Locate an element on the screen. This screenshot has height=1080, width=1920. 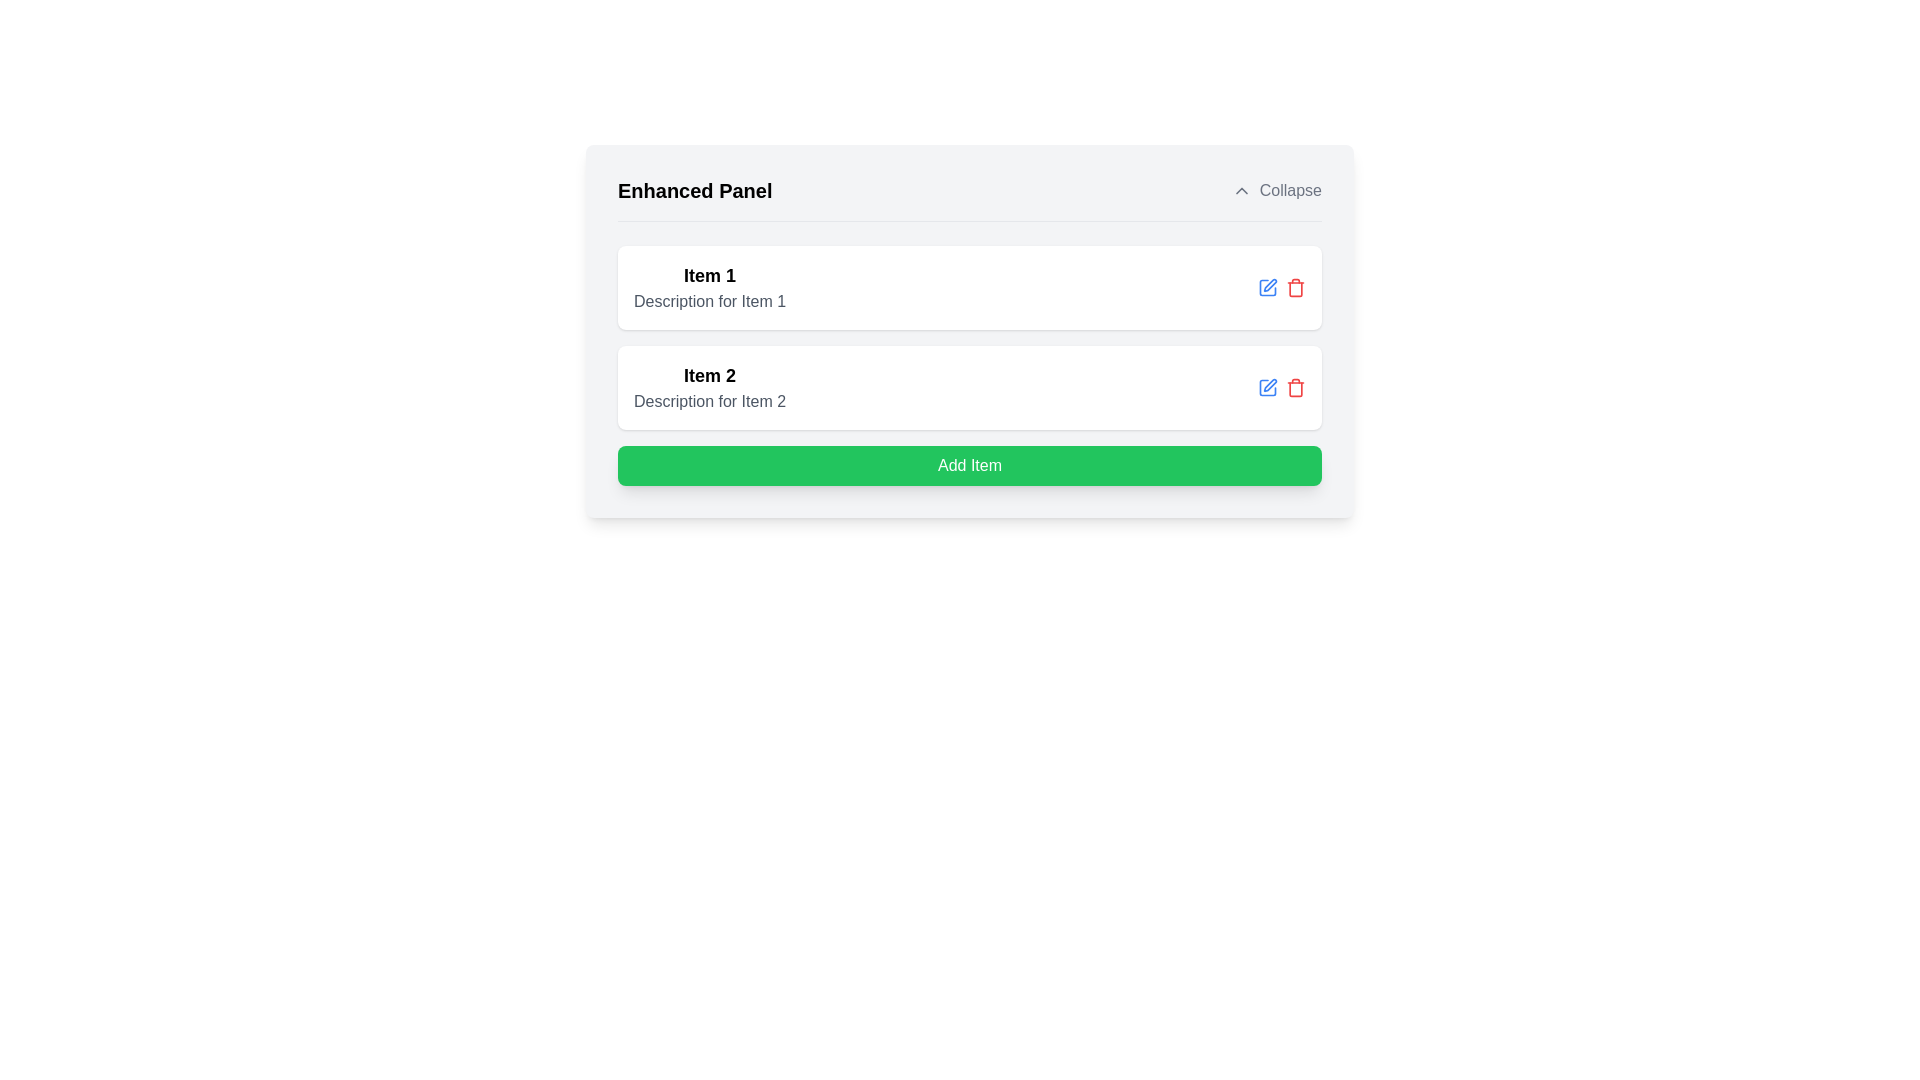
the 'Edit' button/icon located in the top-right corner of the card for 'Item 1' is located at coordinates (1266, 288).